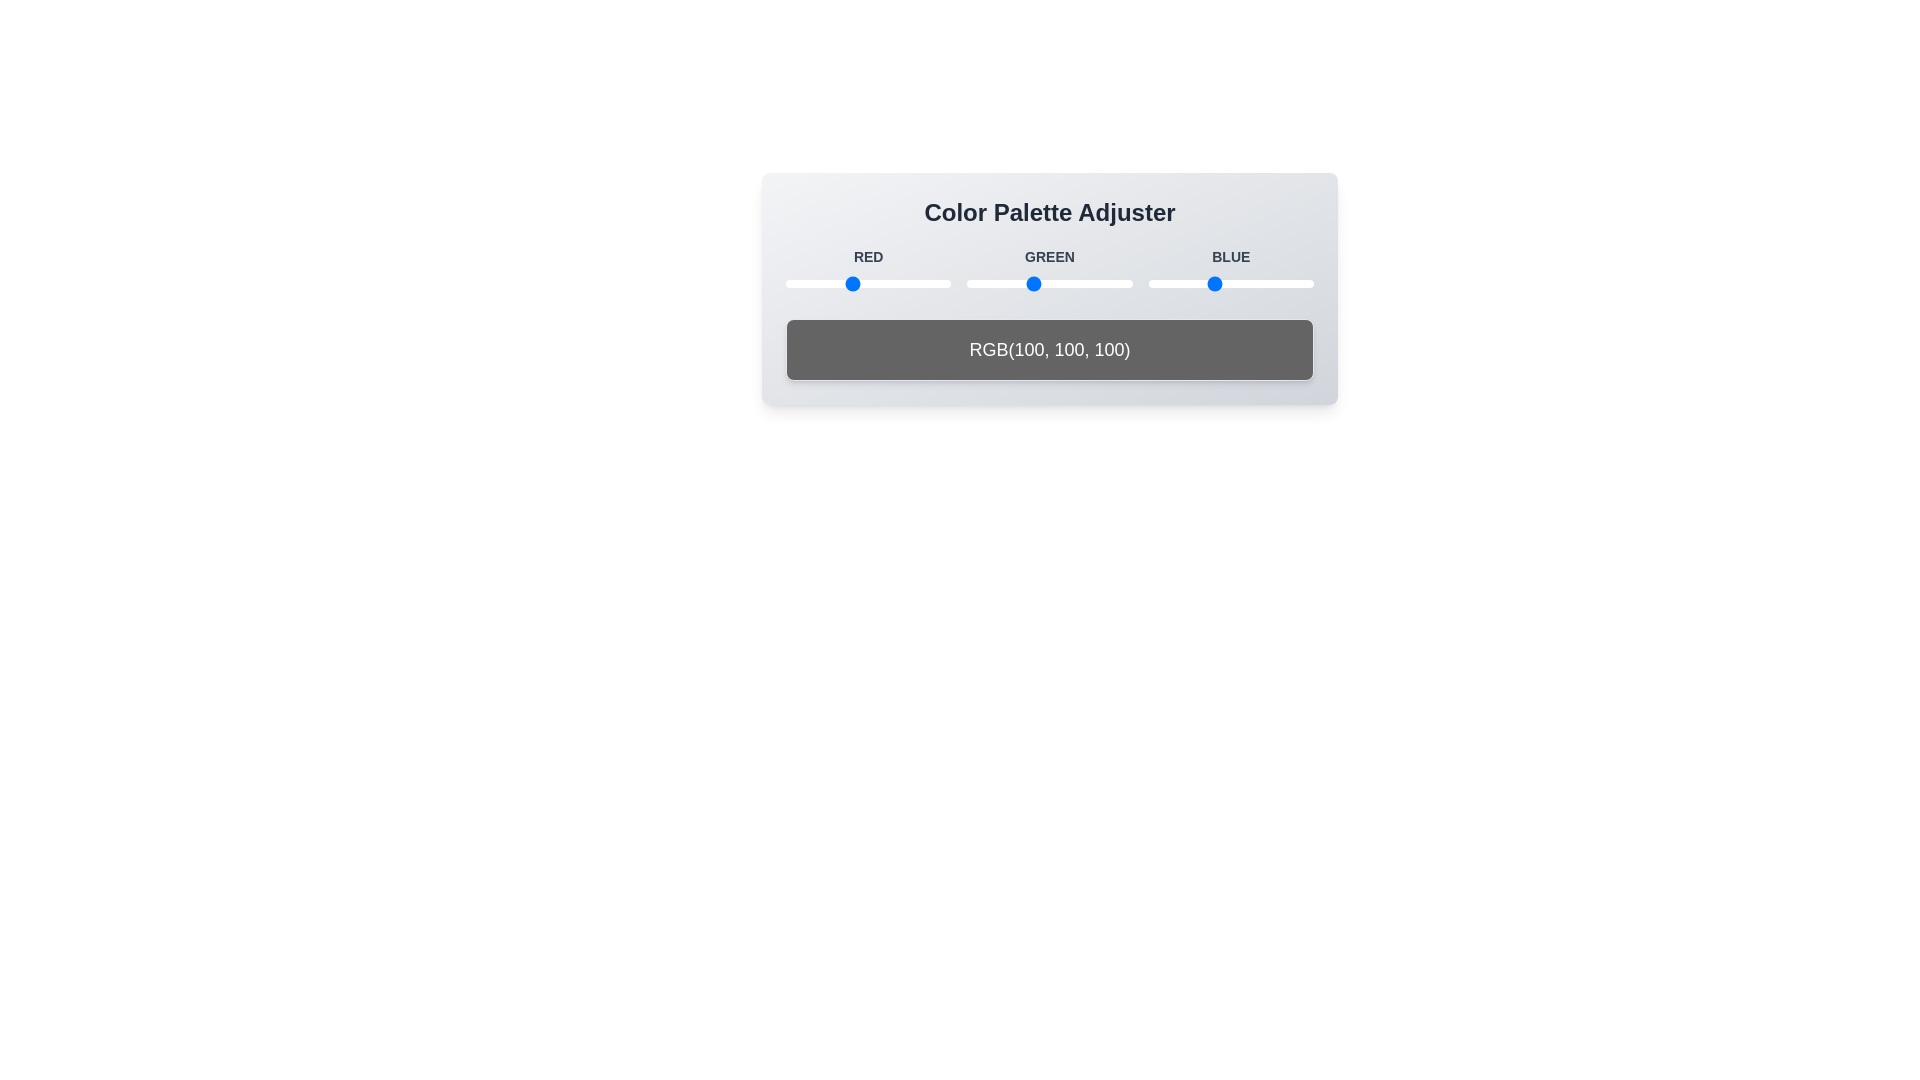  I want to click on the green color value to 223 by adjusting the slider, so click(1110, 284).